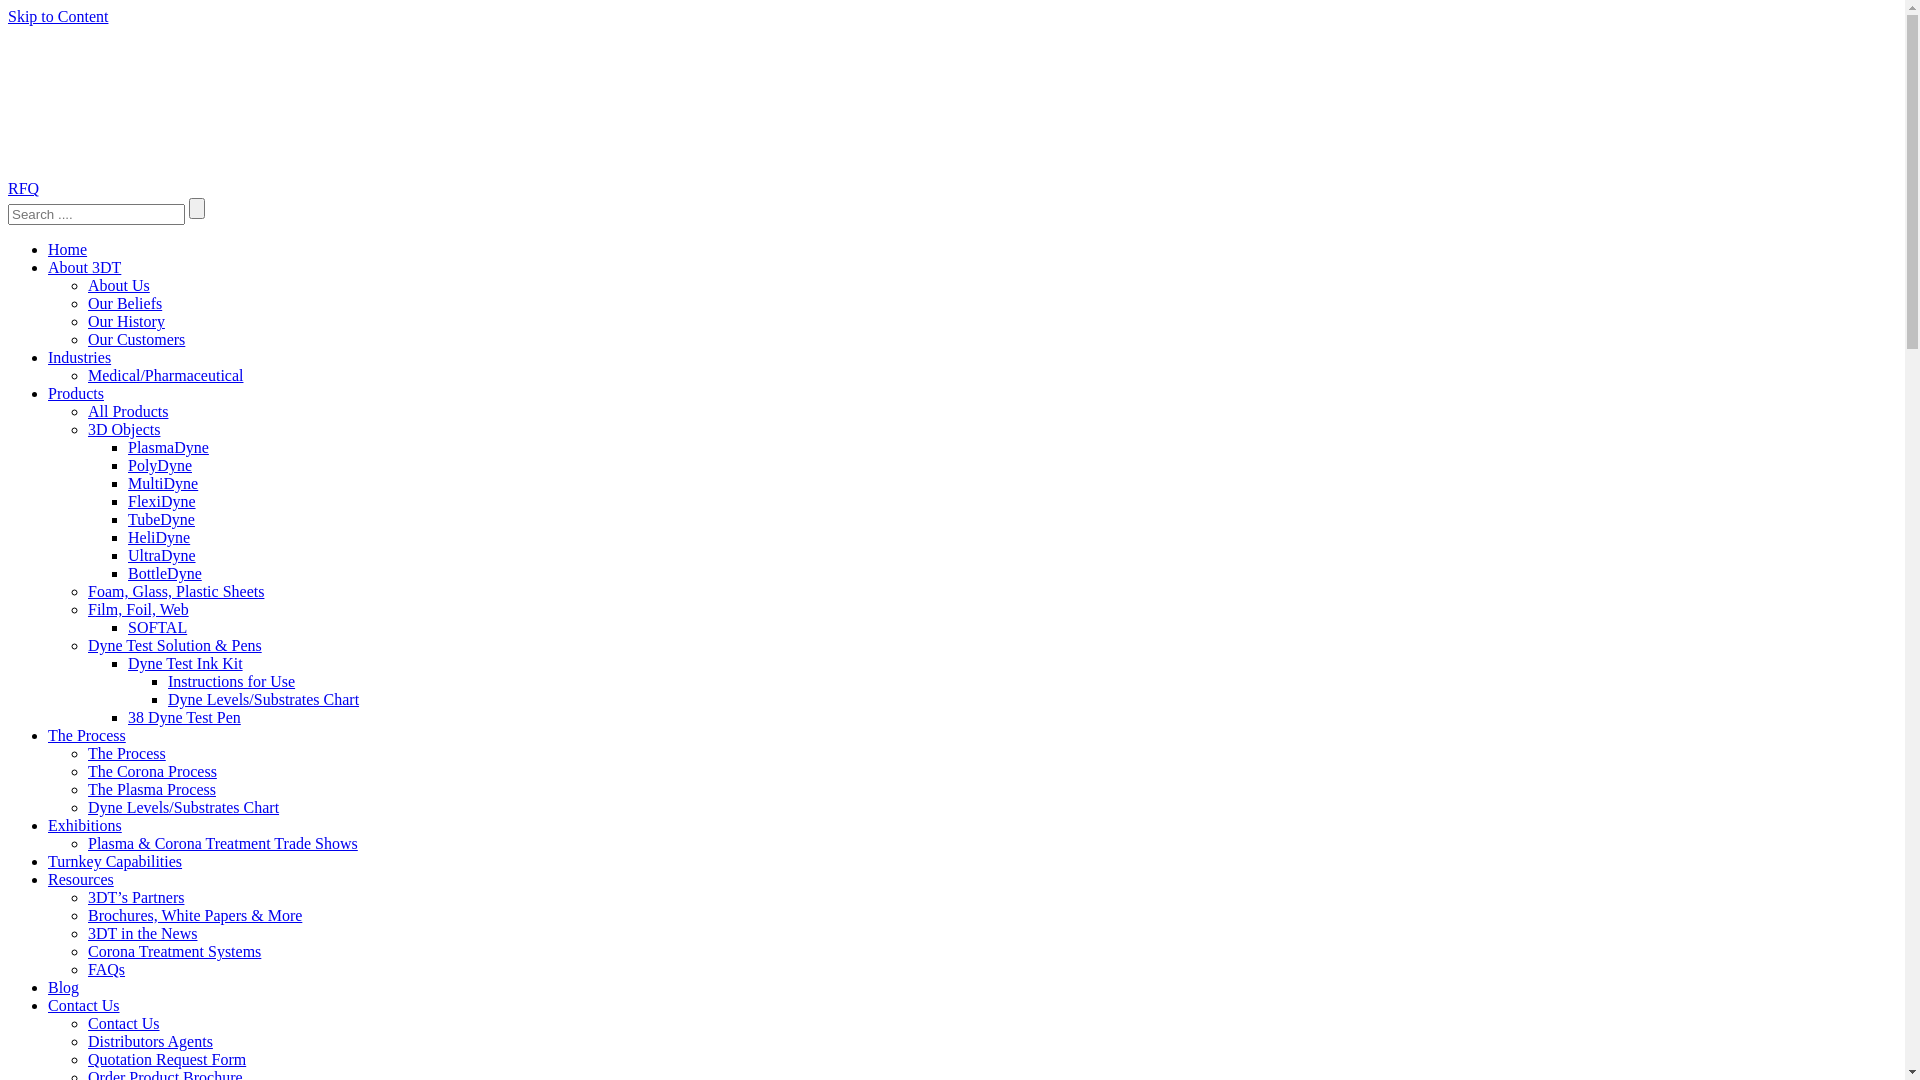 The image size is (1920, 1080). Describe the element at coordinates (174, 950) in the screenshot. I see `'Corona Treatment Systems'` at that location.